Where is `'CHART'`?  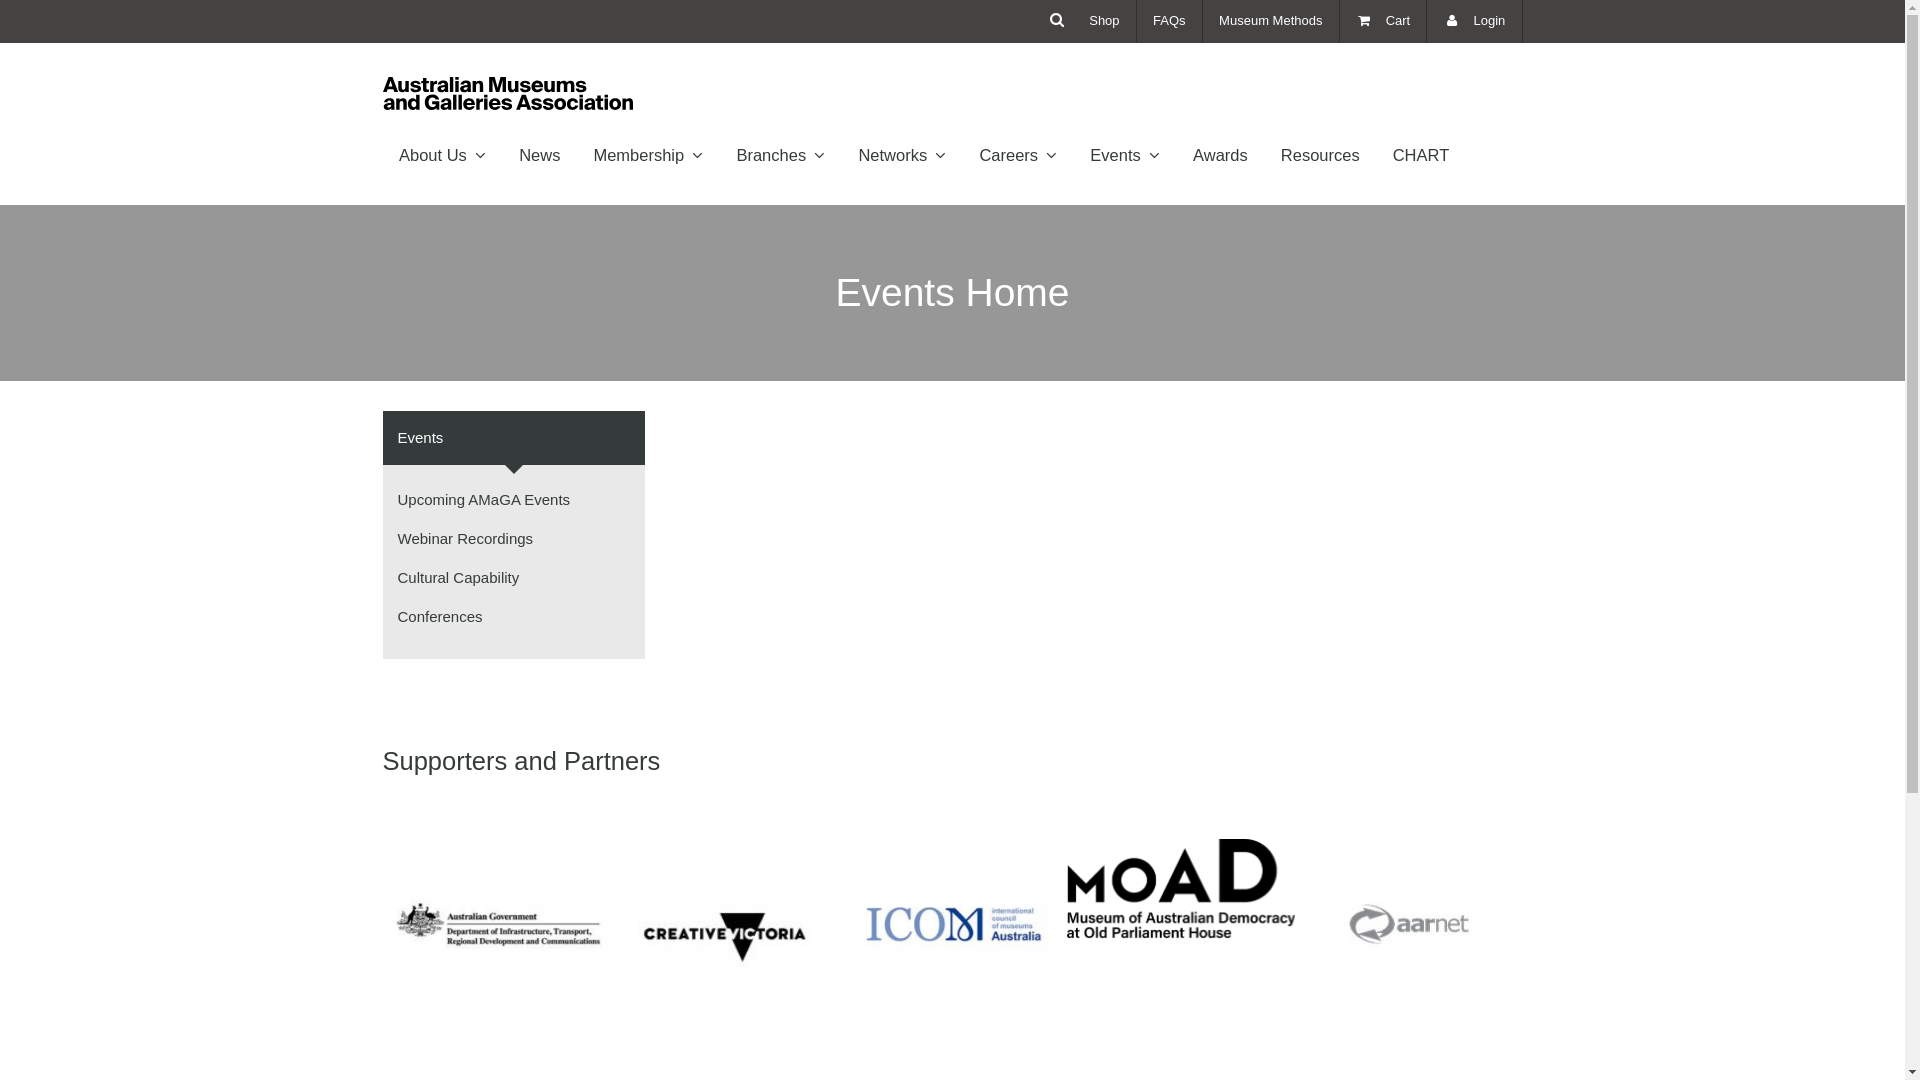
'CHART' is located at coordinates (1375, 153).